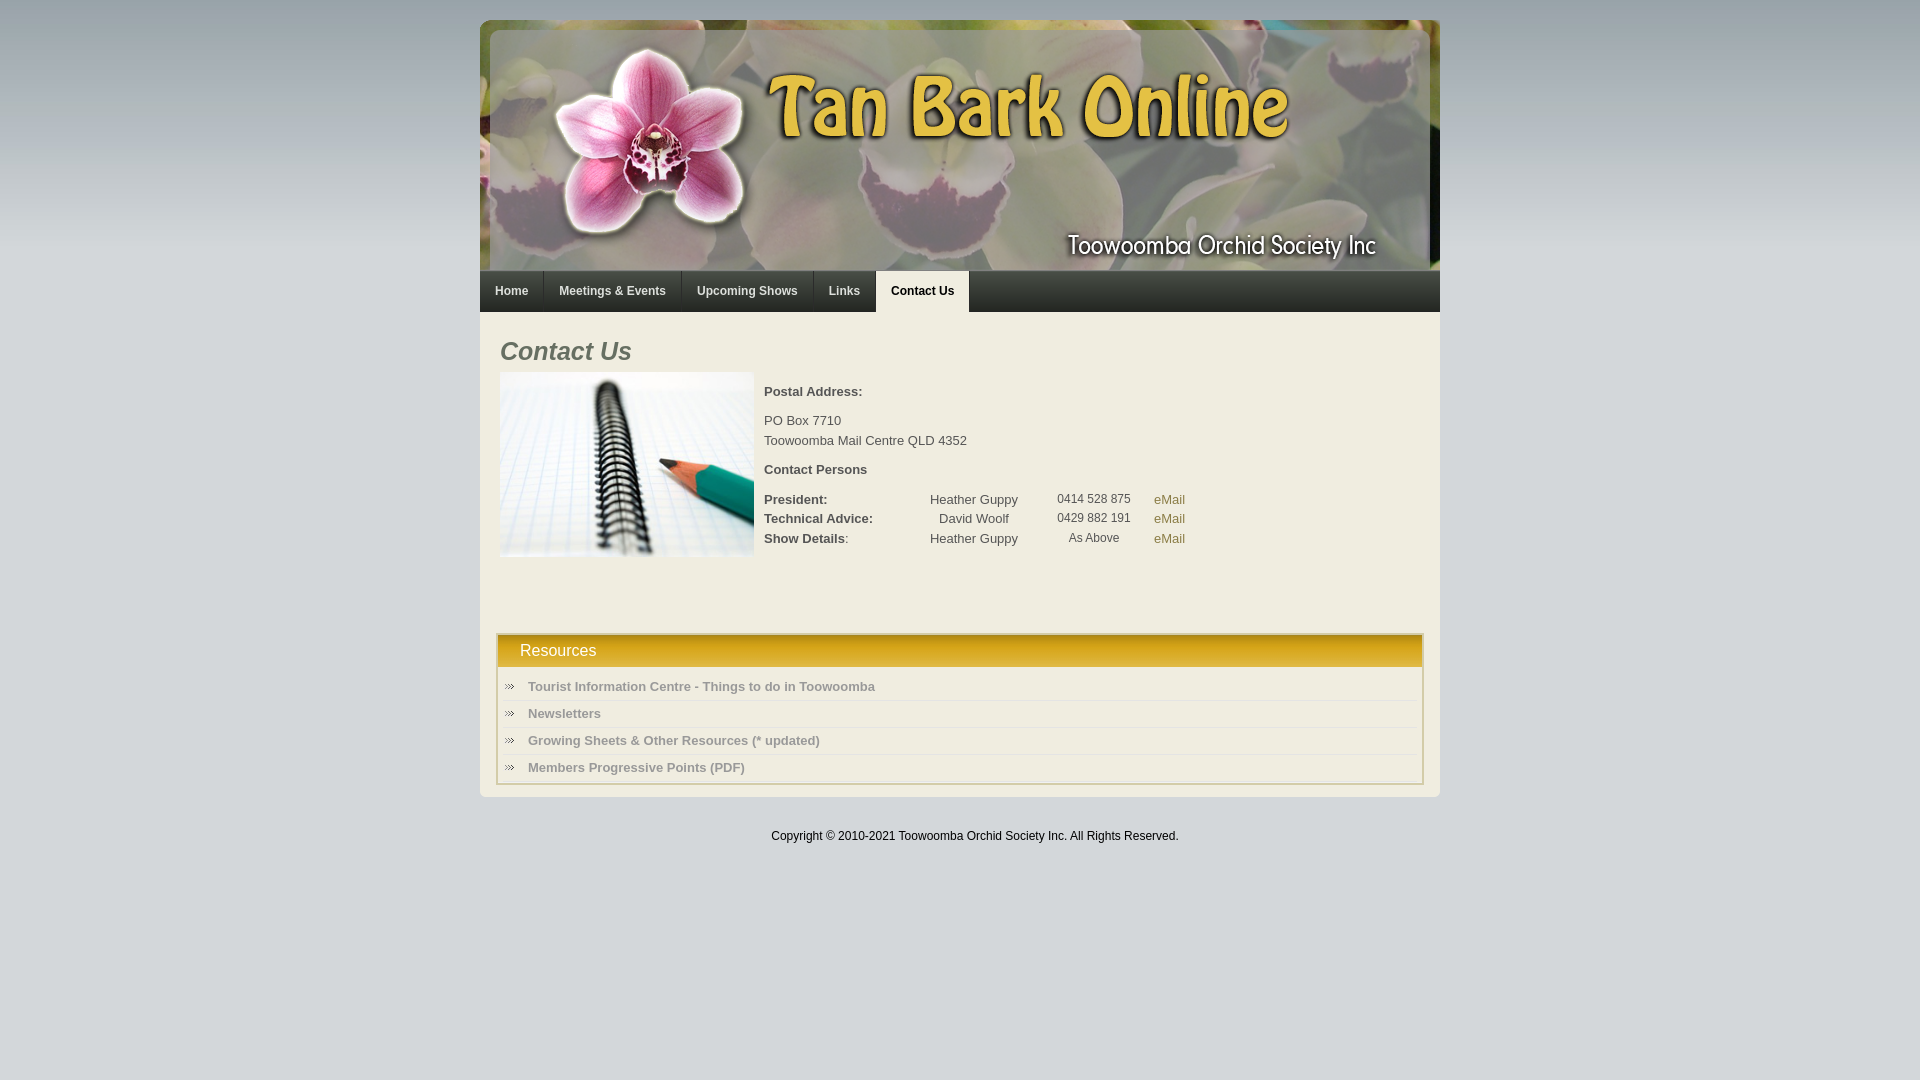 This screenshot has width=1920, height=1080. I want to click on 'eMail', so click(1169, 498).